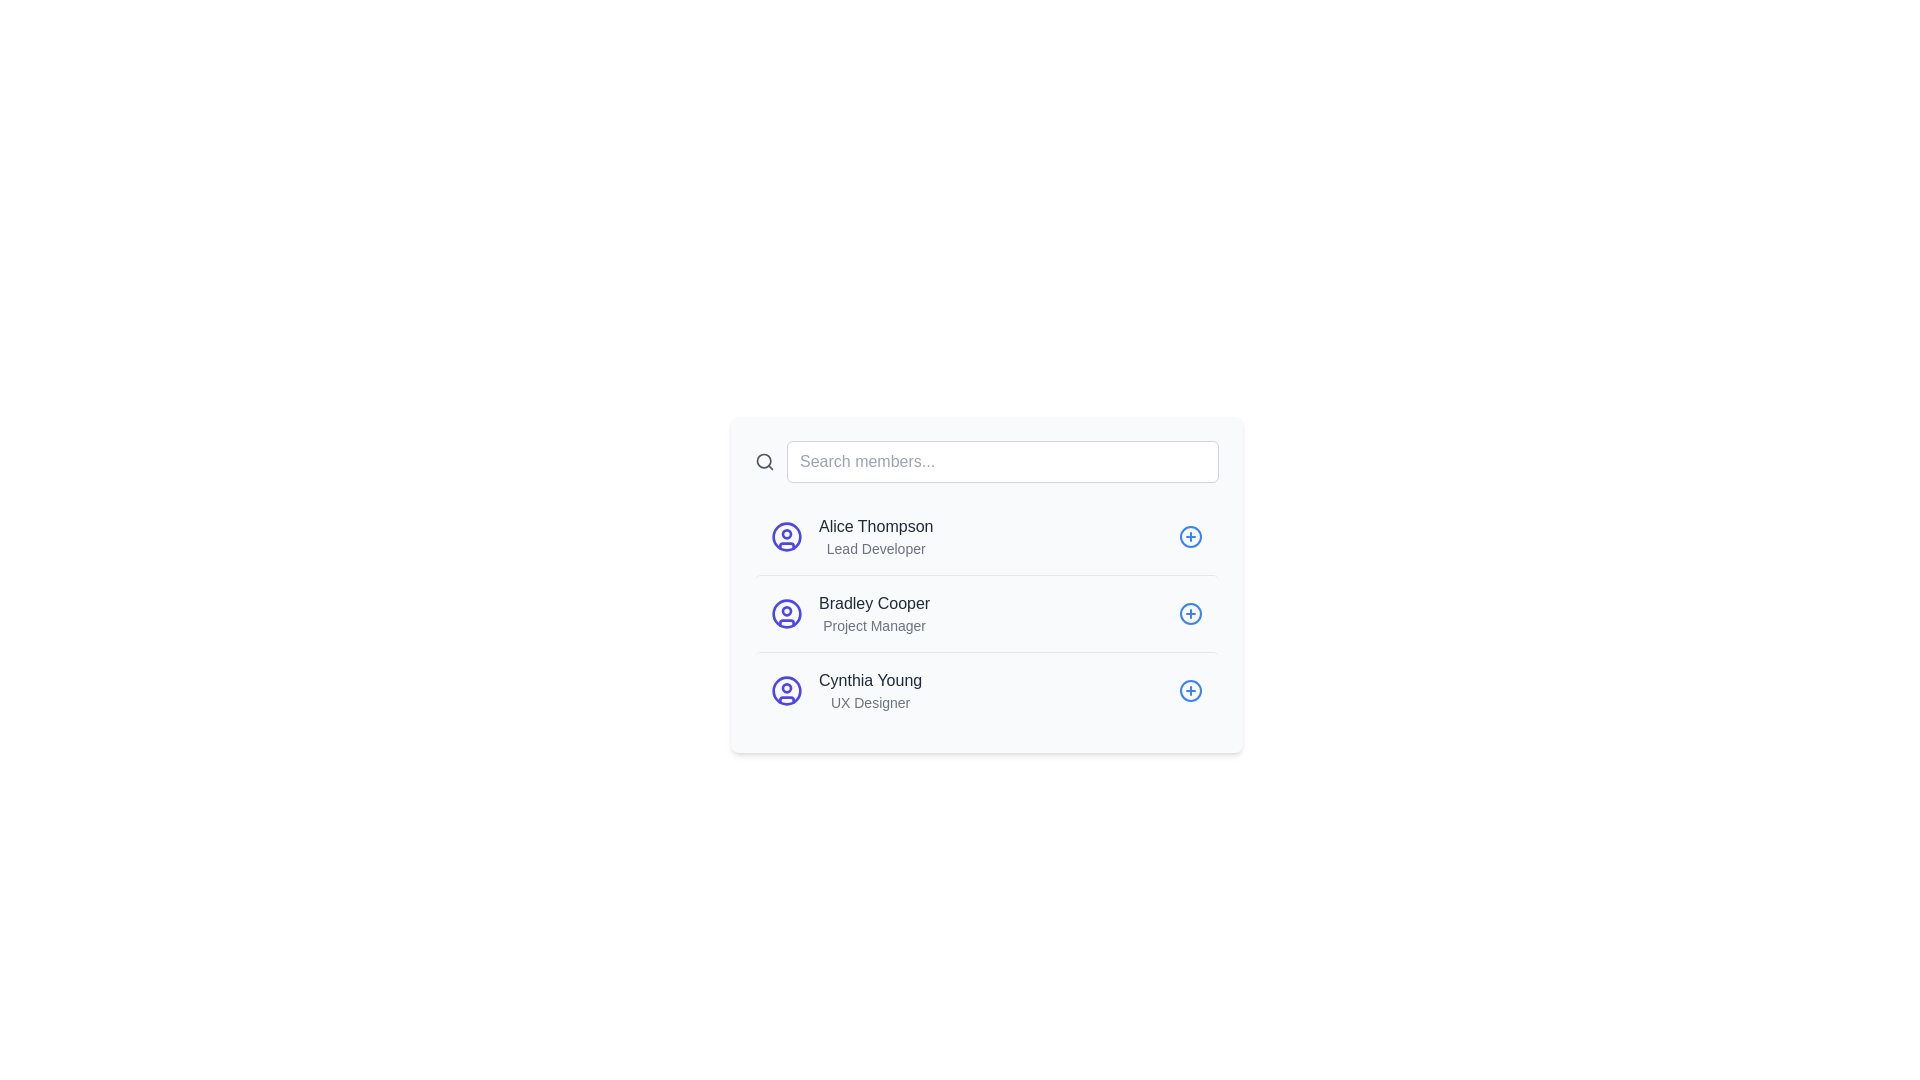 This screenshot has height=1080, width=1920. I want to click on the Profile listing entry for 'Cynthia Young', which includes an avatar icon on the left and text fields displaying her name and title, so click(846, 689).